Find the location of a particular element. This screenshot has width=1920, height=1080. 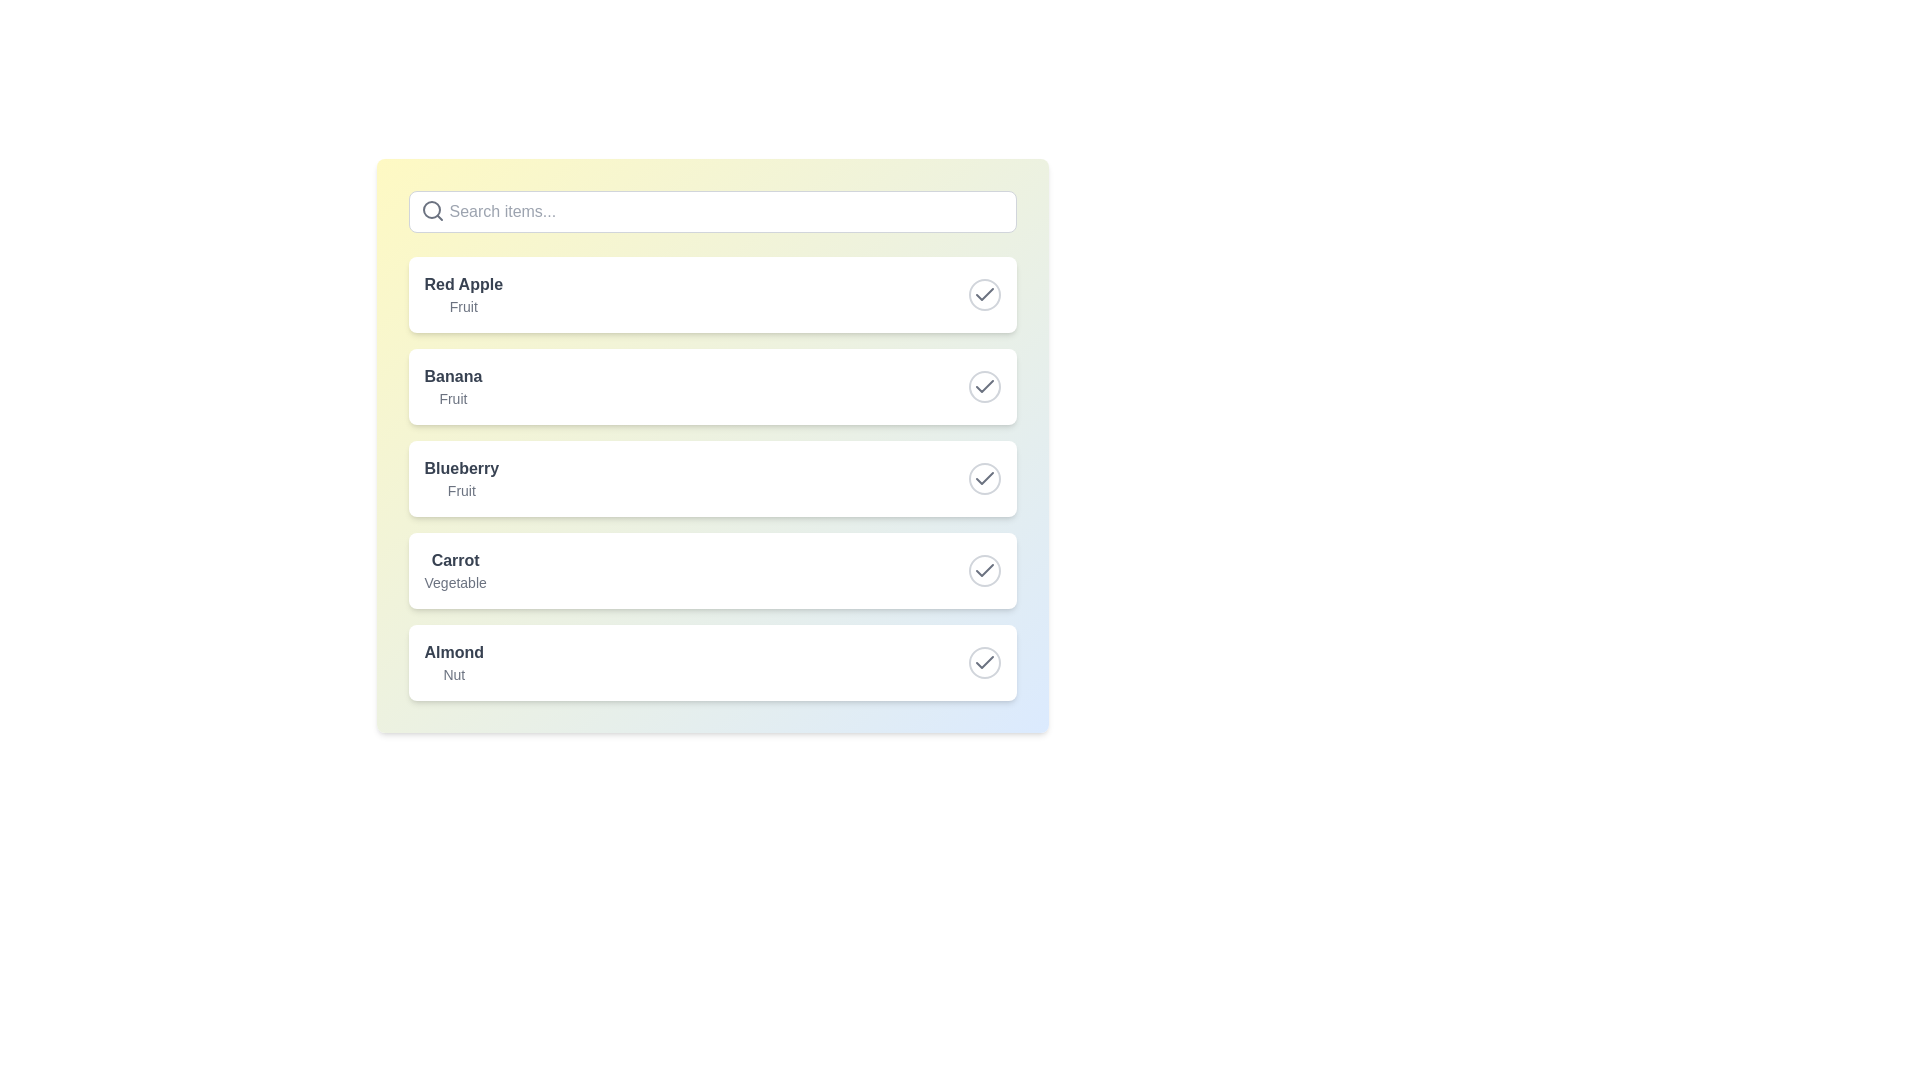

the Checkbox (visualized with a checkmark icon) located is located at coordinates (984, 294).